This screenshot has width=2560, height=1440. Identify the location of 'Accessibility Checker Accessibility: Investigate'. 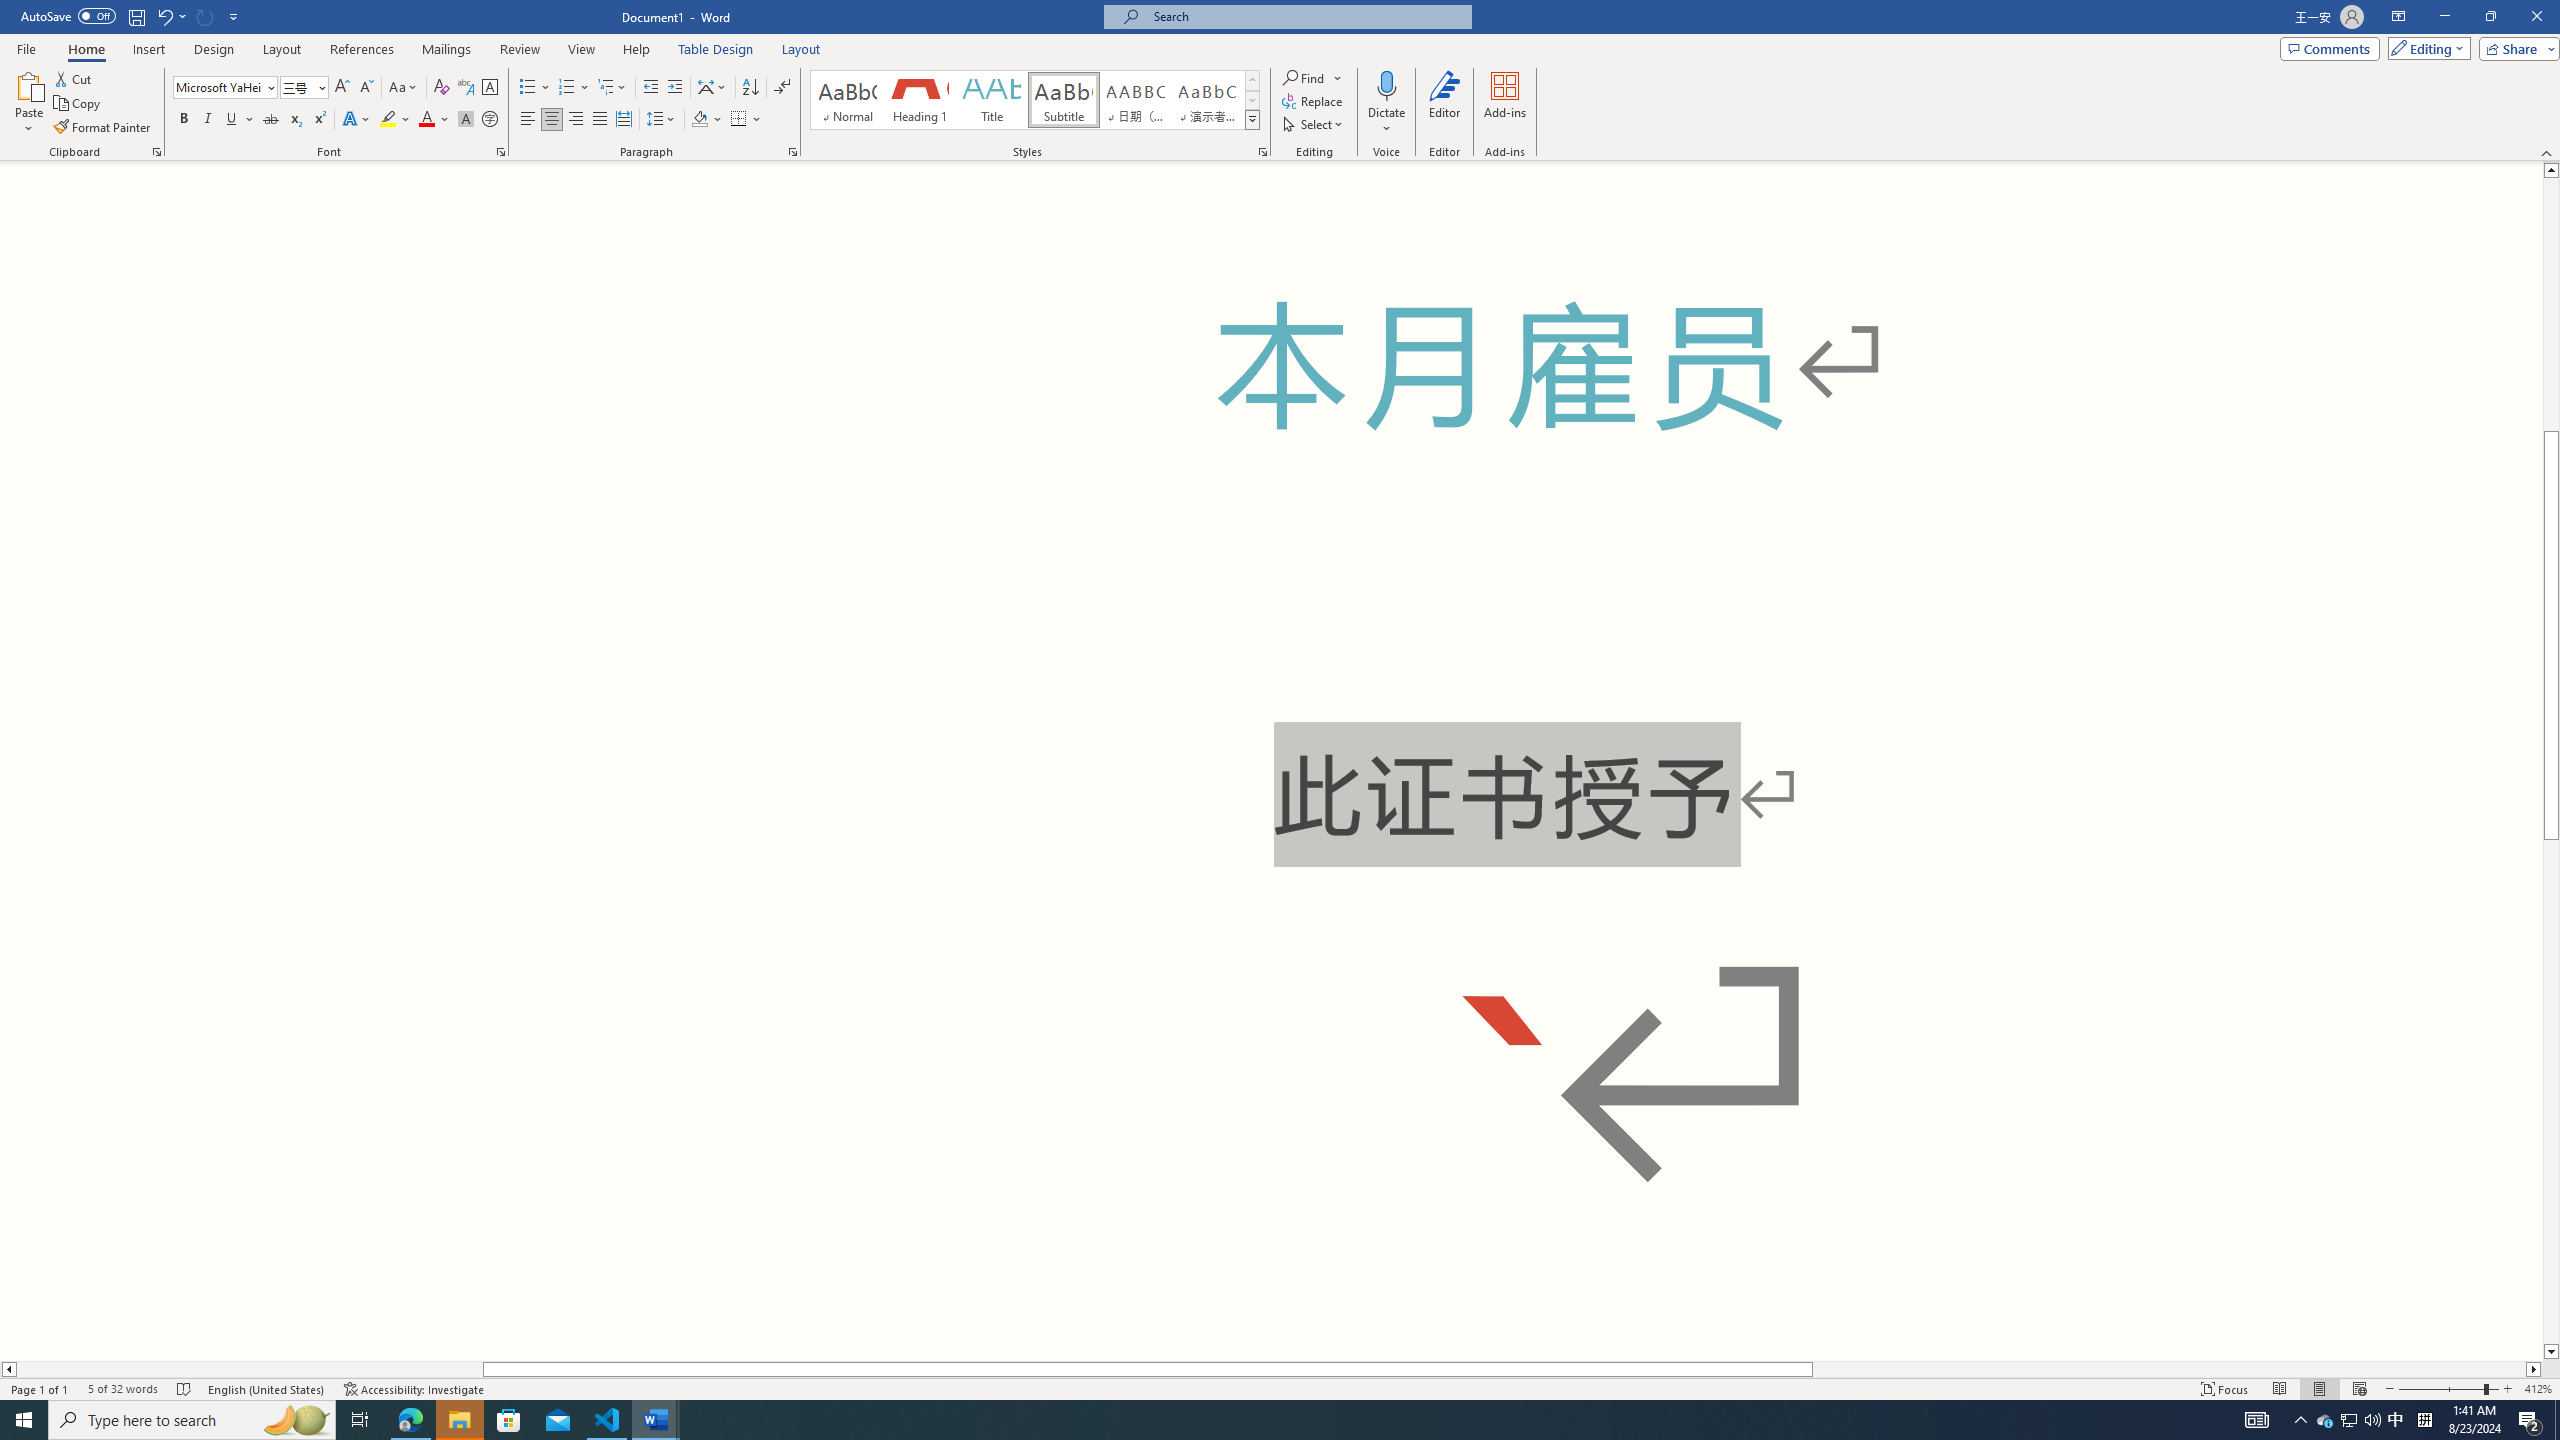
(413, 1389).